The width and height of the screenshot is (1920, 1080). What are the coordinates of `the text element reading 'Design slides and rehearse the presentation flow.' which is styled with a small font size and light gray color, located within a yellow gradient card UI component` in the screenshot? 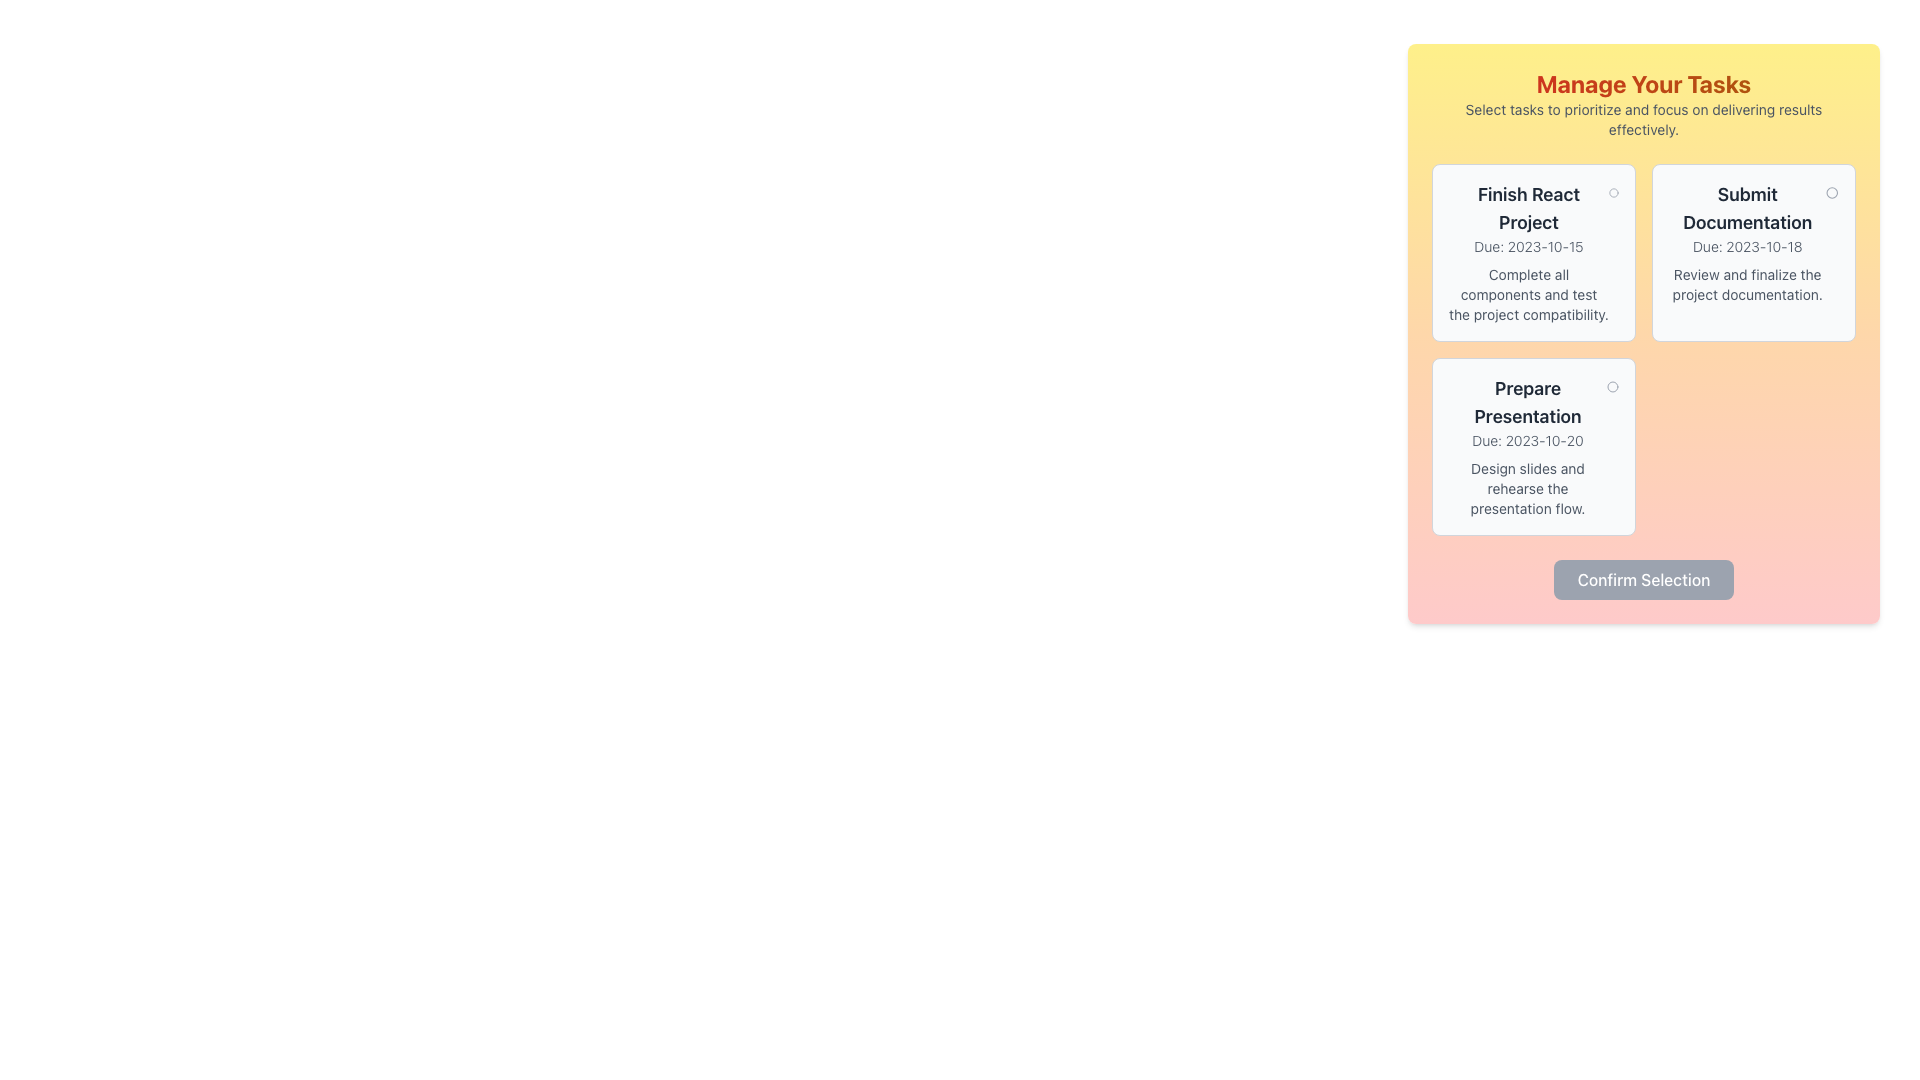 It's located at (1526, 489).